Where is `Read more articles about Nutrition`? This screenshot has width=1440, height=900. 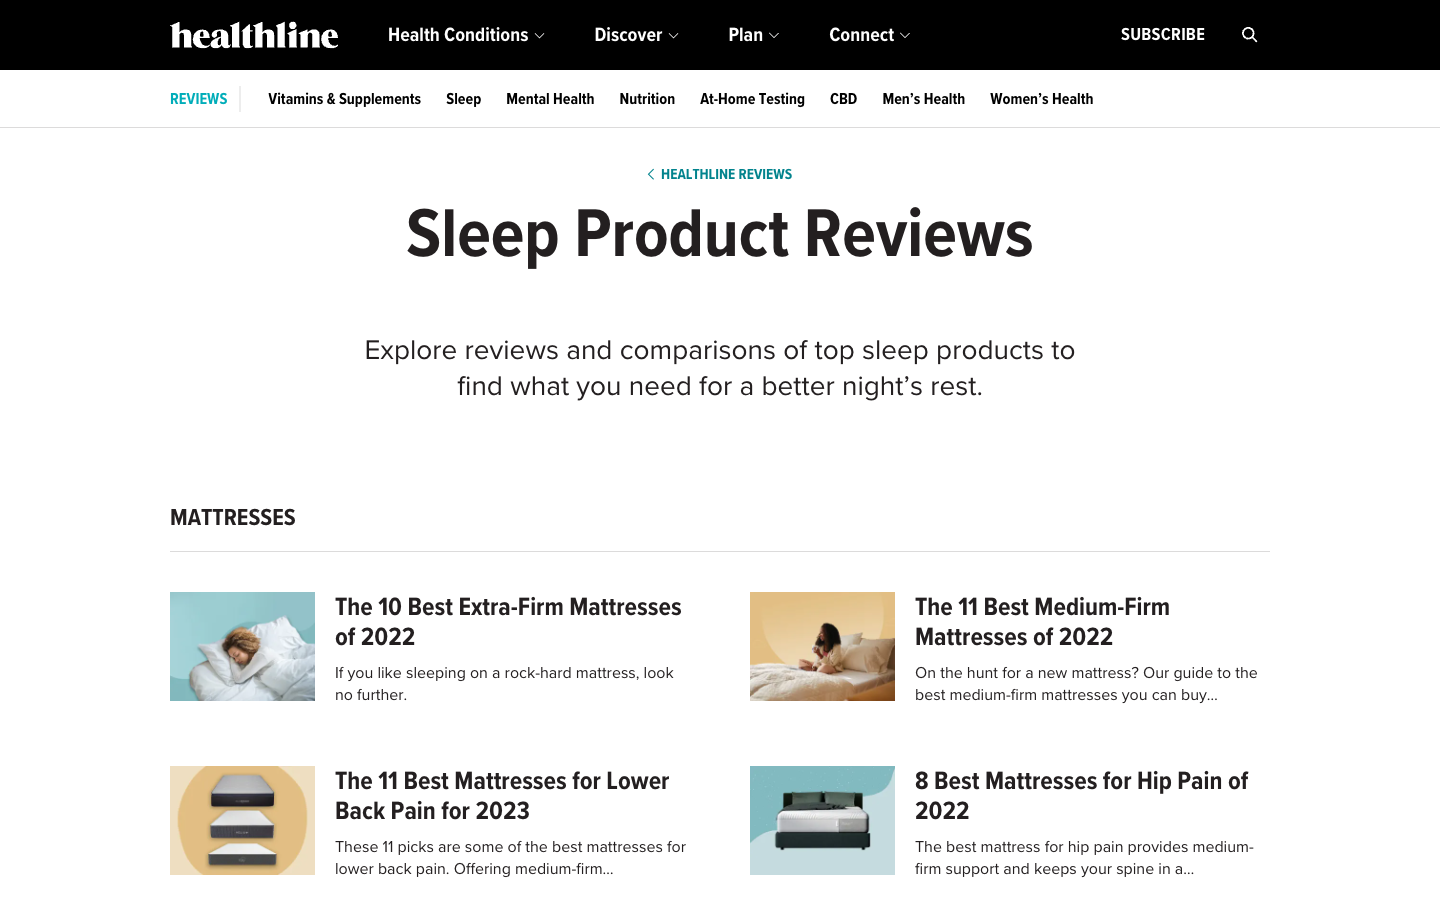 Read more articles about Nutrition is located at coordinates (646, 98).